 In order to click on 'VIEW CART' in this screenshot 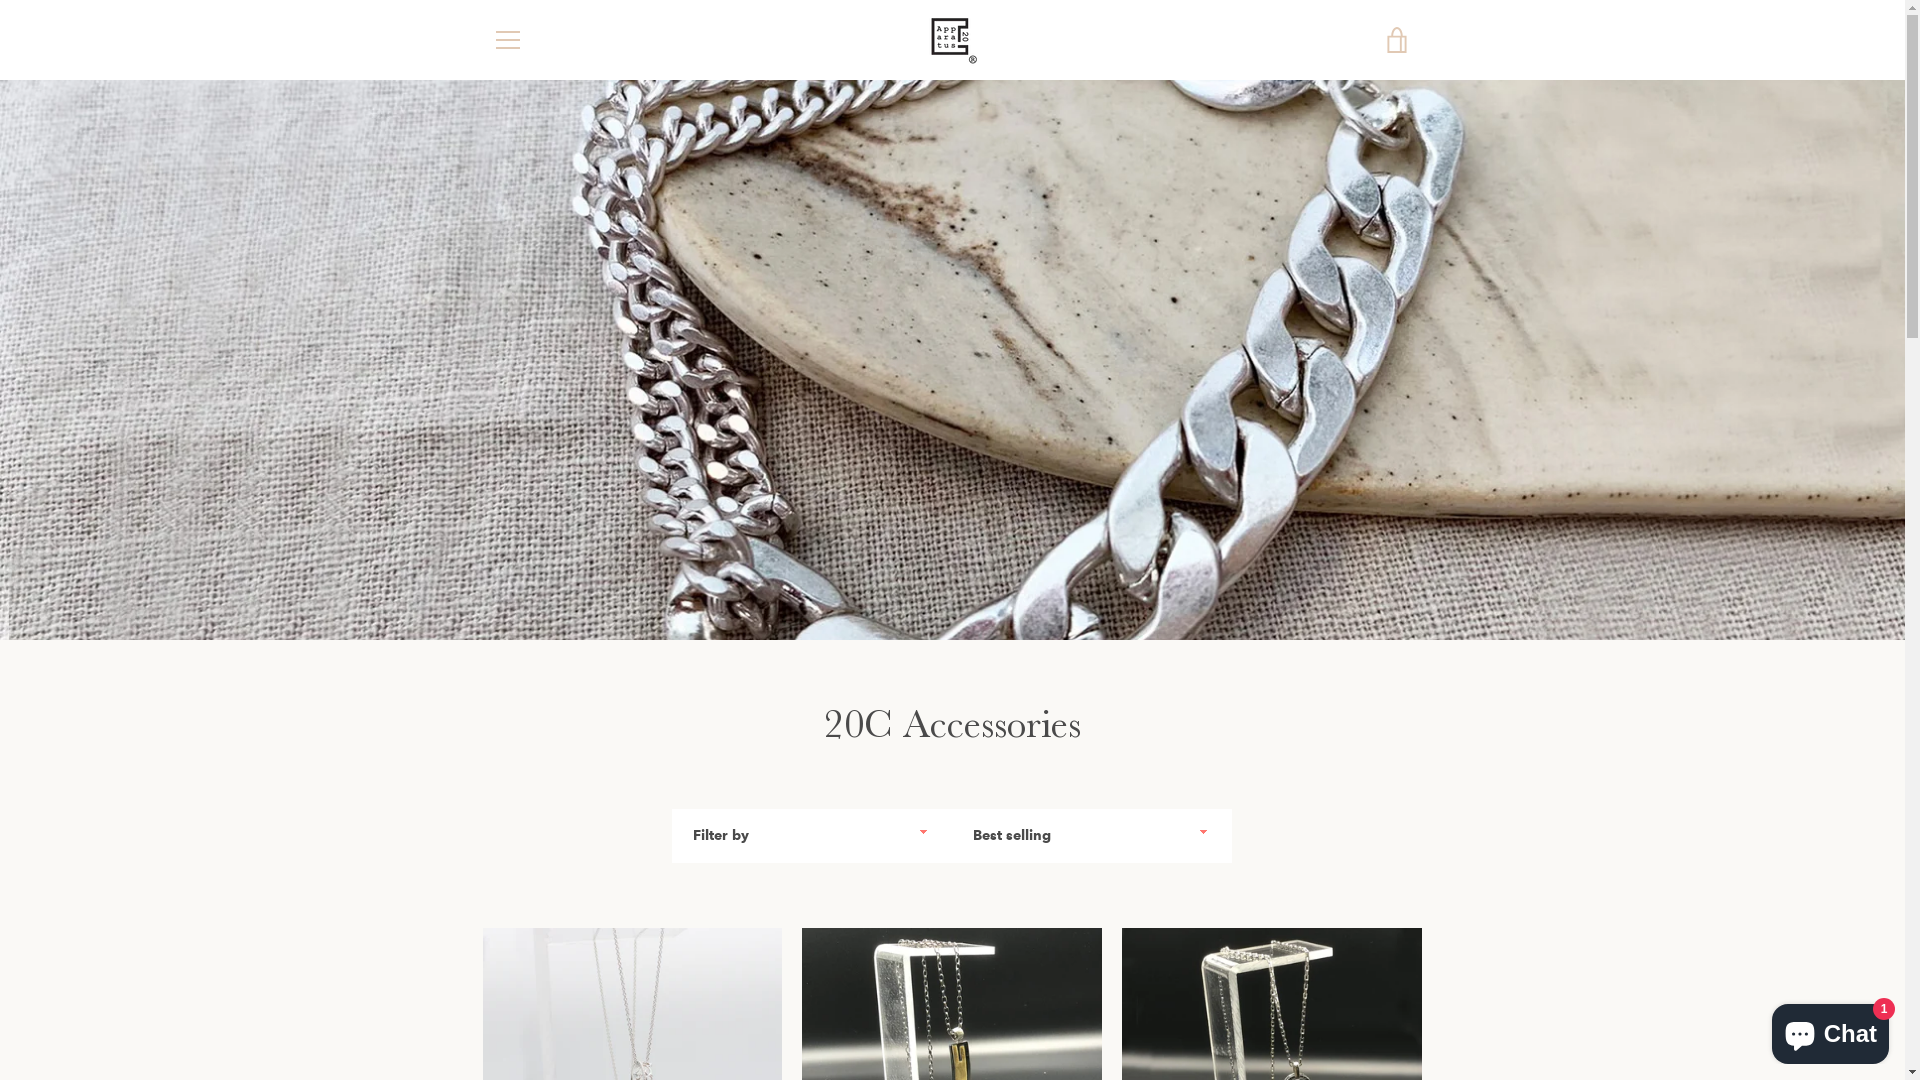, I will do `click(1395, 39)`.